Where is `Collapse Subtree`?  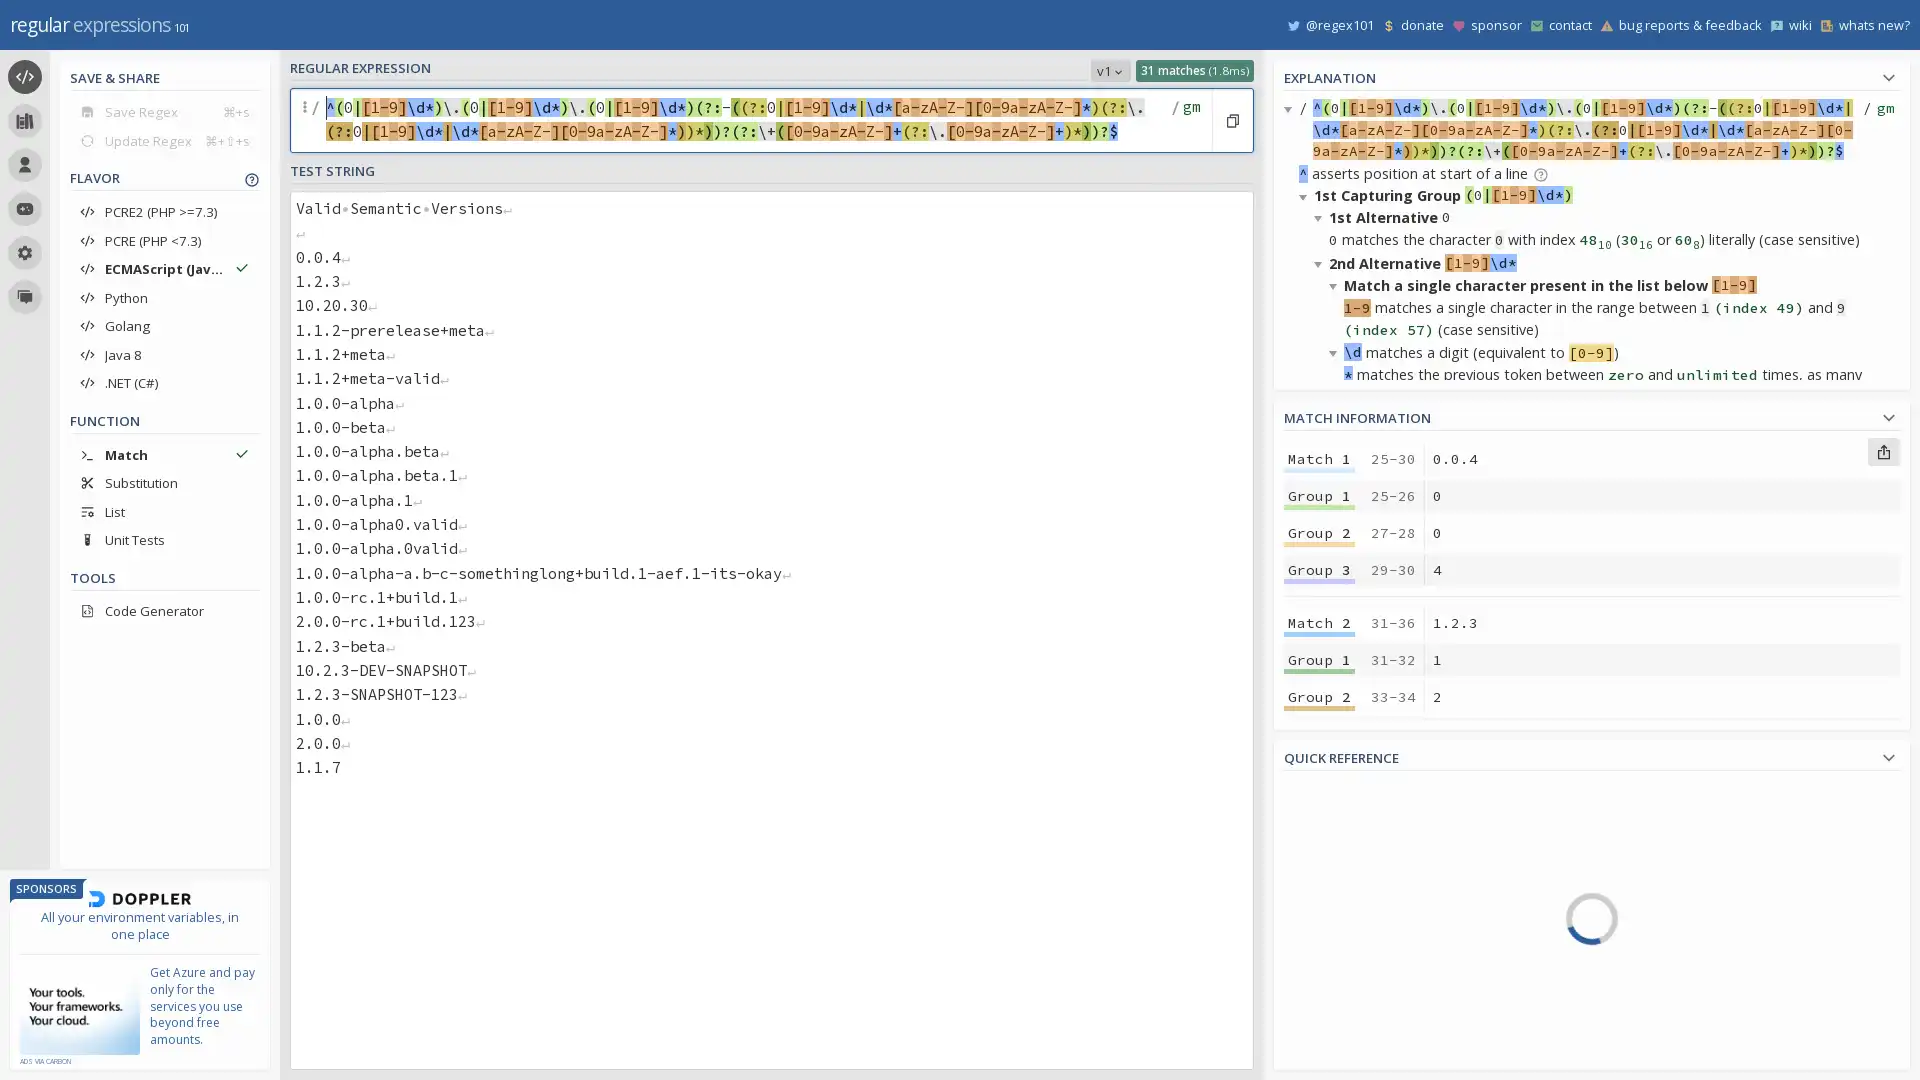 Collapse Subtree is located at coordinates (1336, 600).